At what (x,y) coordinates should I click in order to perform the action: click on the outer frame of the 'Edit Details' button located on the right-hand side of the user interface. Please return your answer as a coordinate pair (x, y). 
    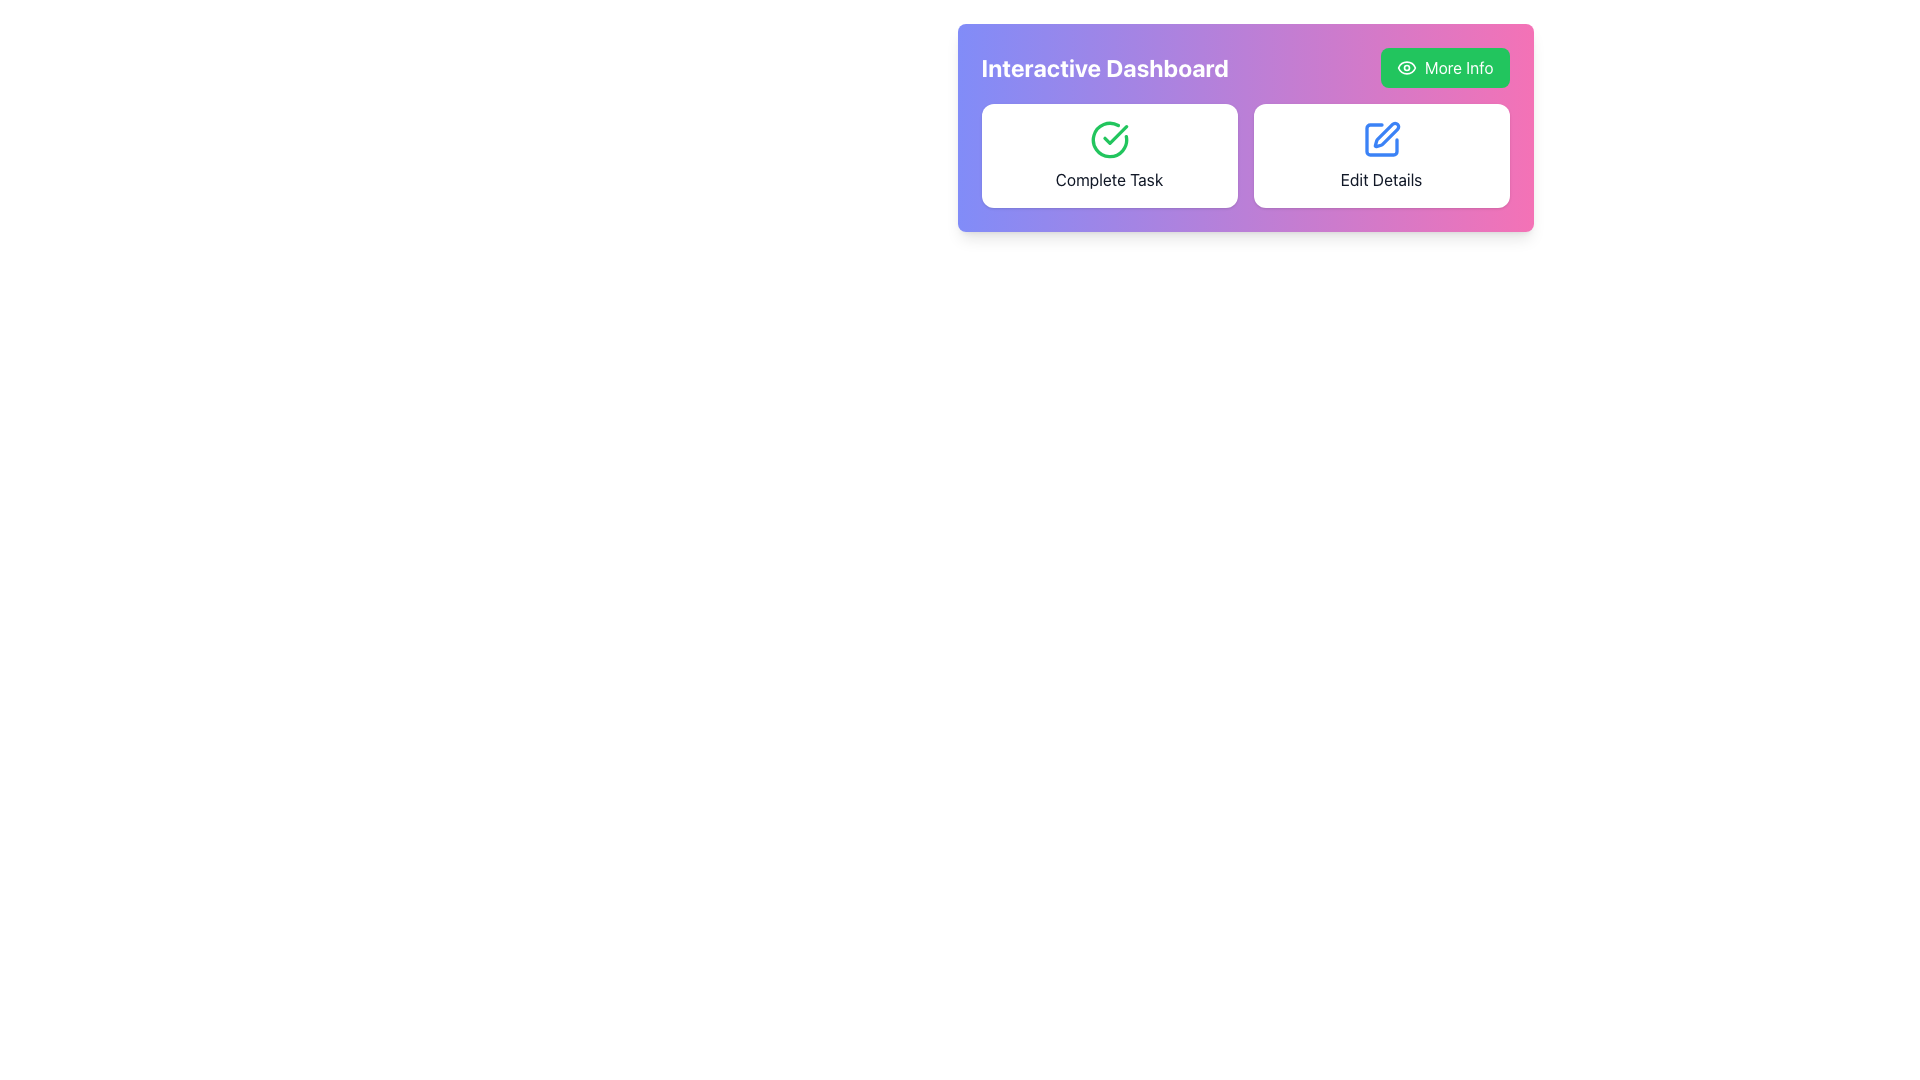
    Looking at the image, I should click on (1380, 138).